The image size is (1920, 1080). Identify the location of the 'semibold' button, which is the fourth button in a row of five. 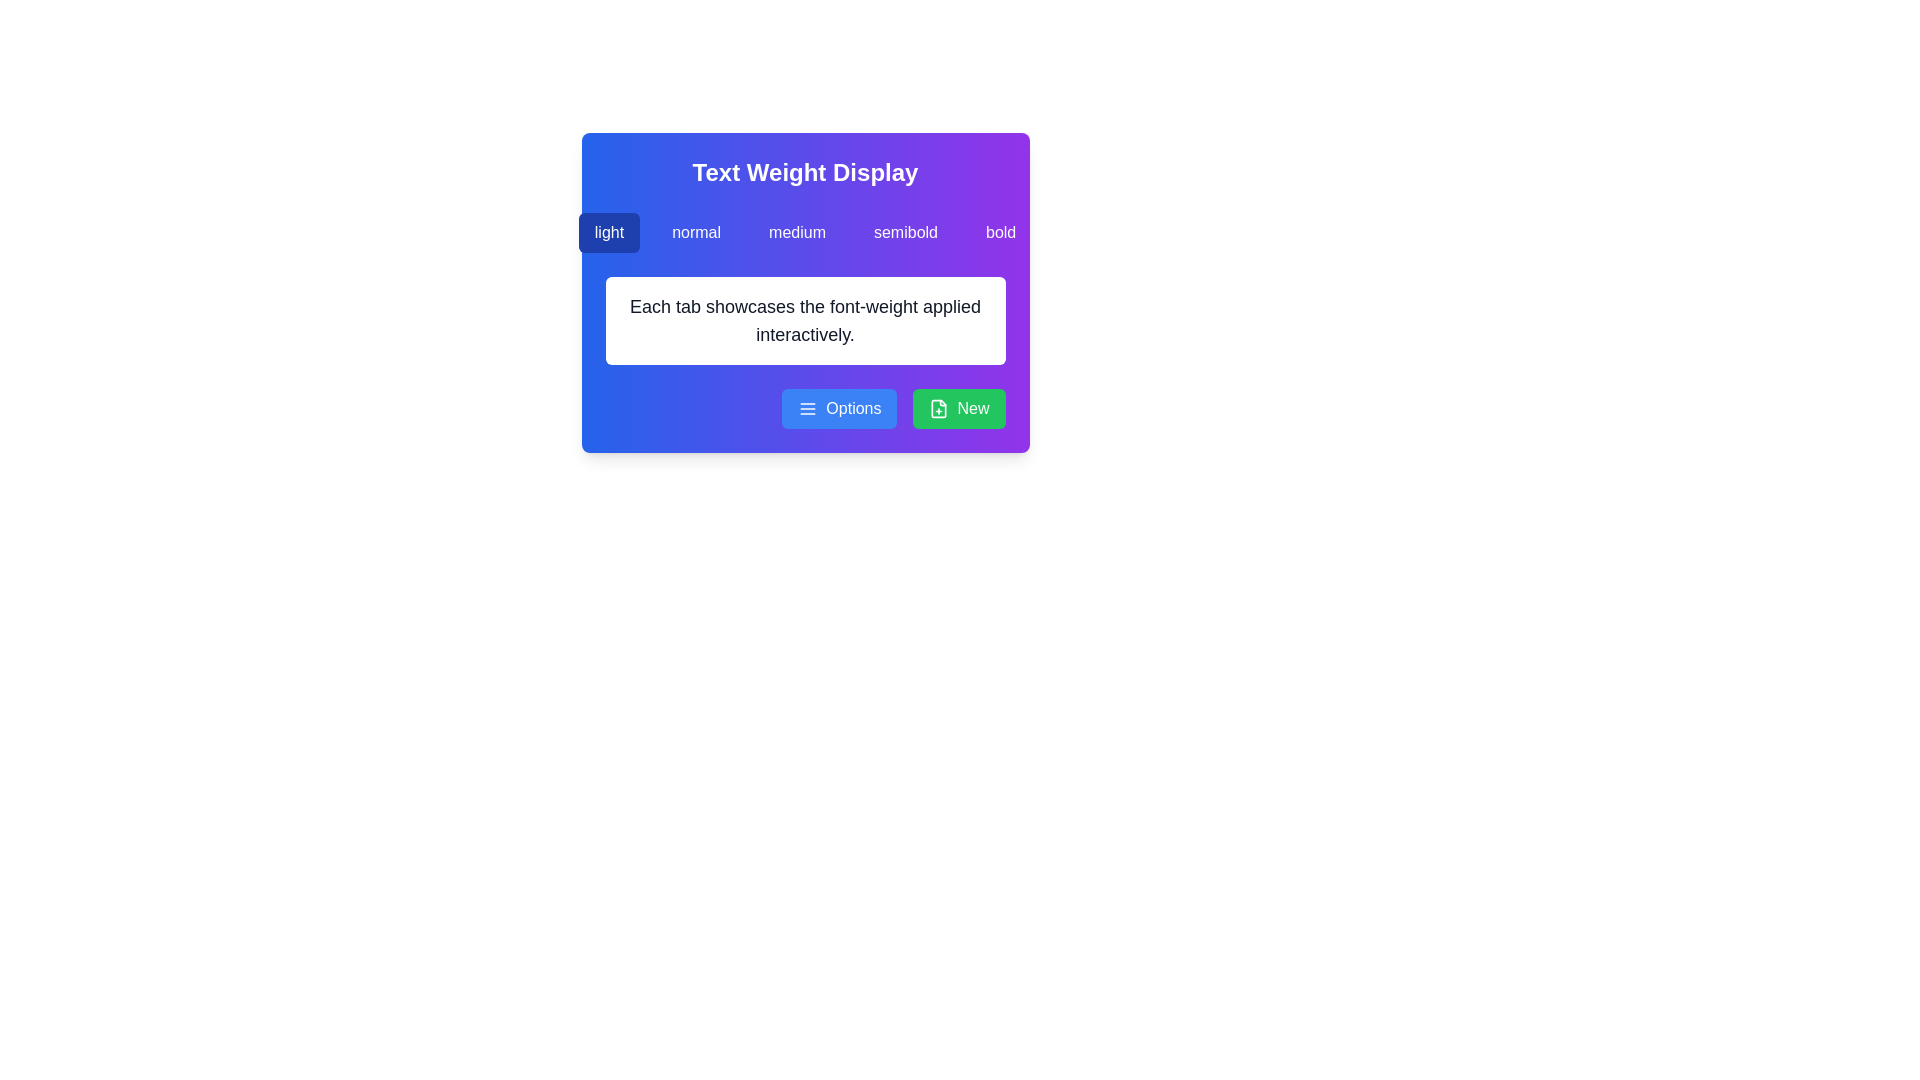
(905, 231).